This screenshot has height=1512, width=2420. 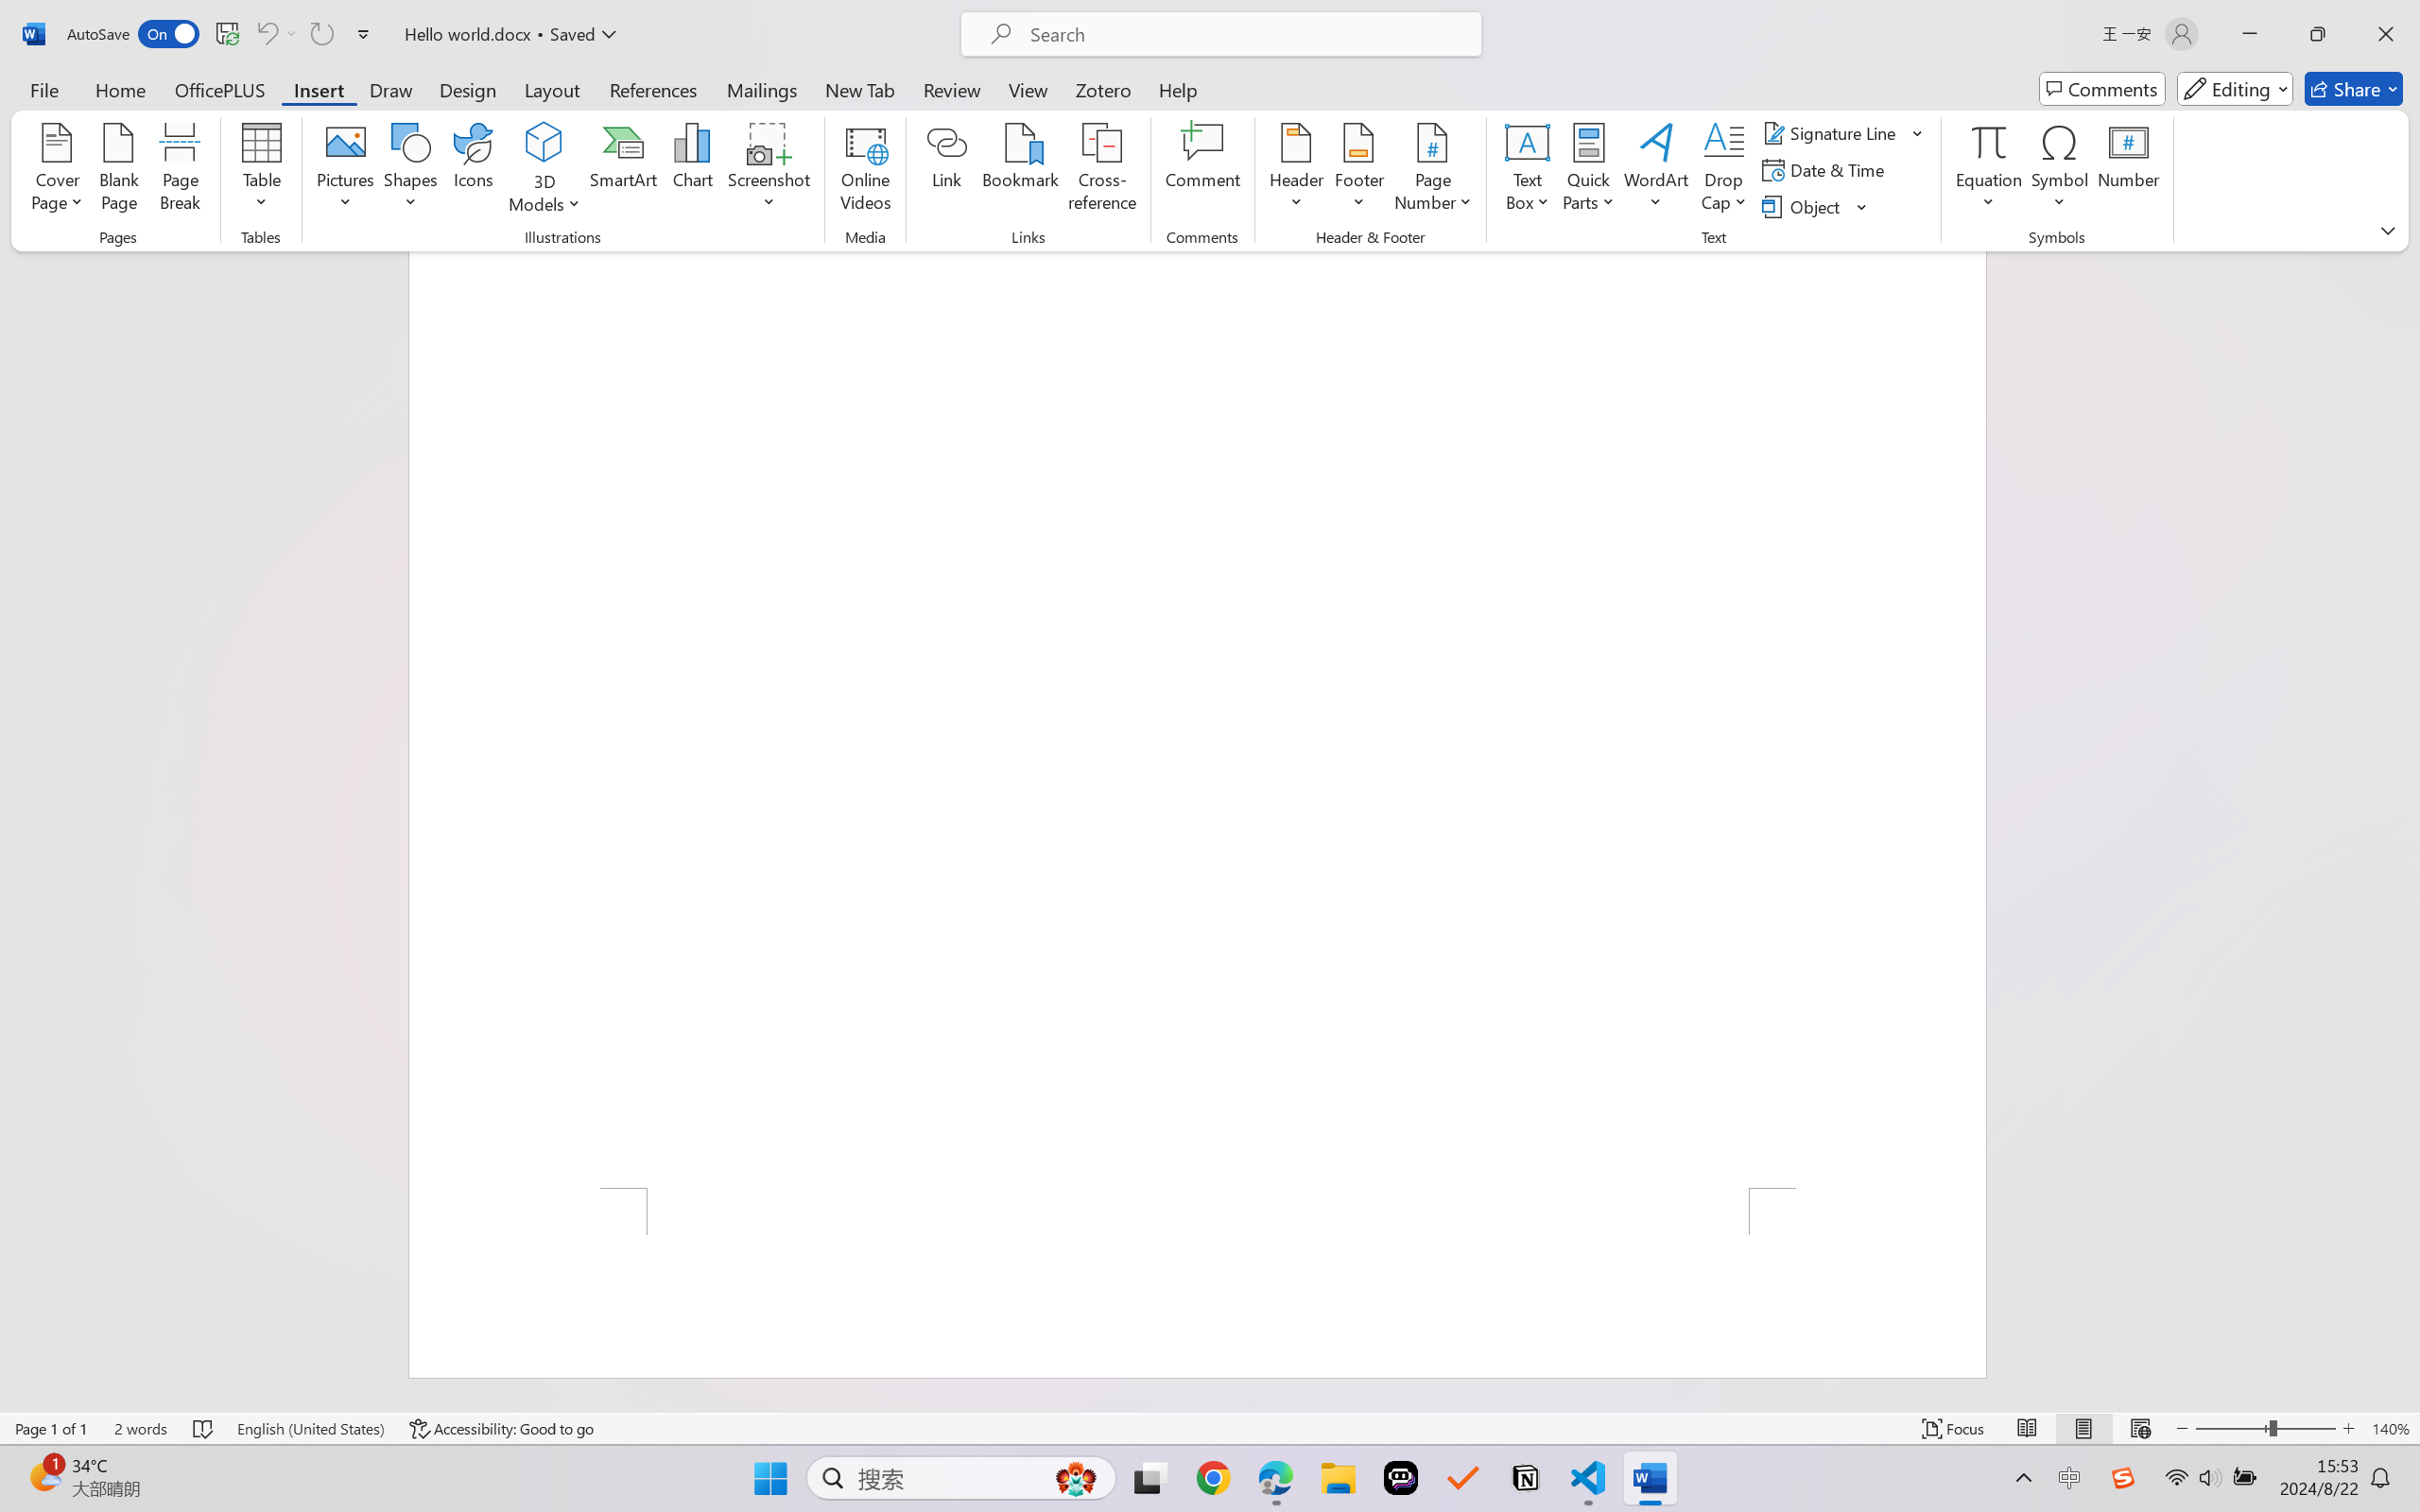 I want to click on 'Close', so click(x=2385, y=33).